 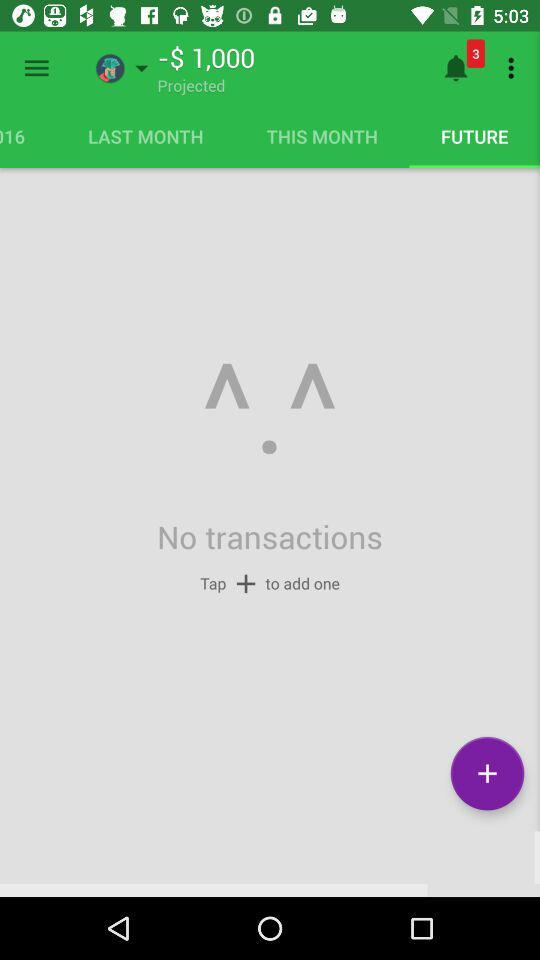 What do you see at coordinates (513, 68) in the screenshot?
I see `item next to 3` at bounding box center [513, 68].